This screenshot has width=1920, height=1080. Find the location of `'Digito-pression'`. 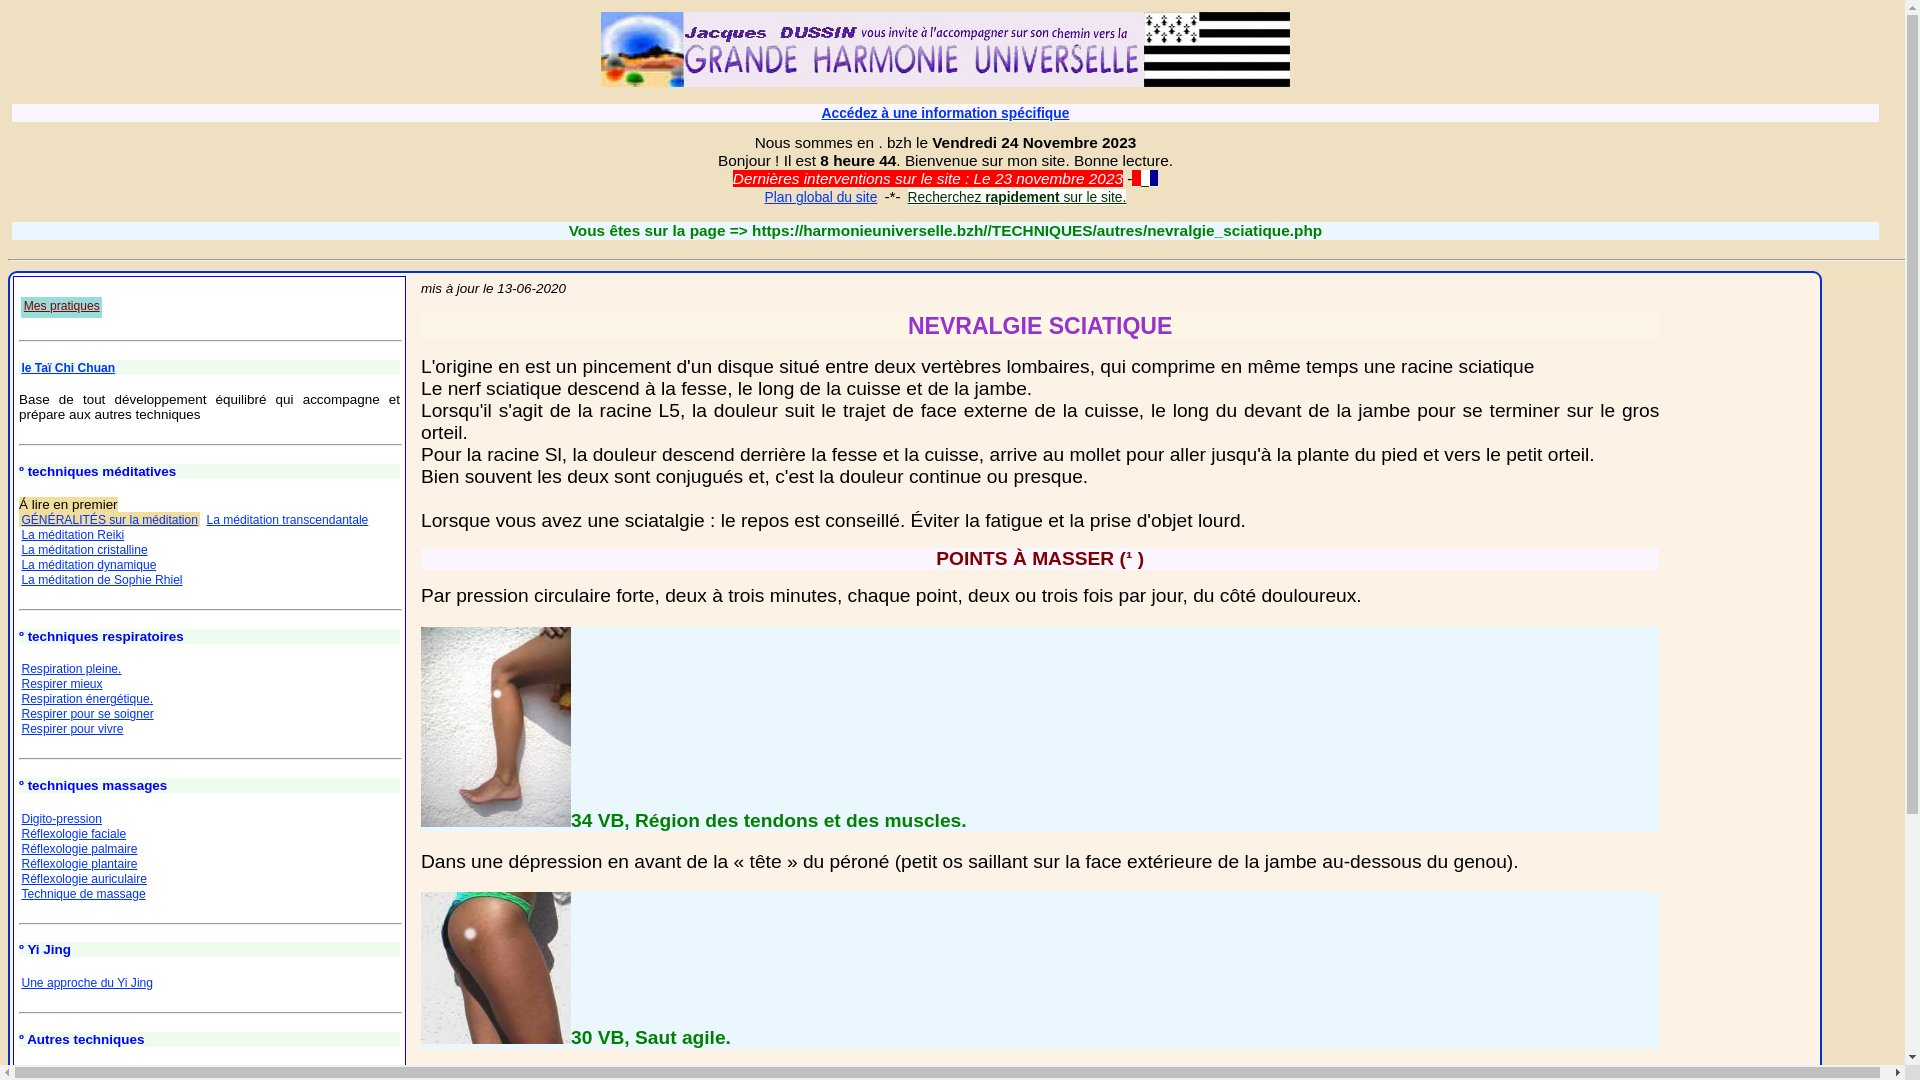

'Digito-pression' is located at coordinates (61, 818).